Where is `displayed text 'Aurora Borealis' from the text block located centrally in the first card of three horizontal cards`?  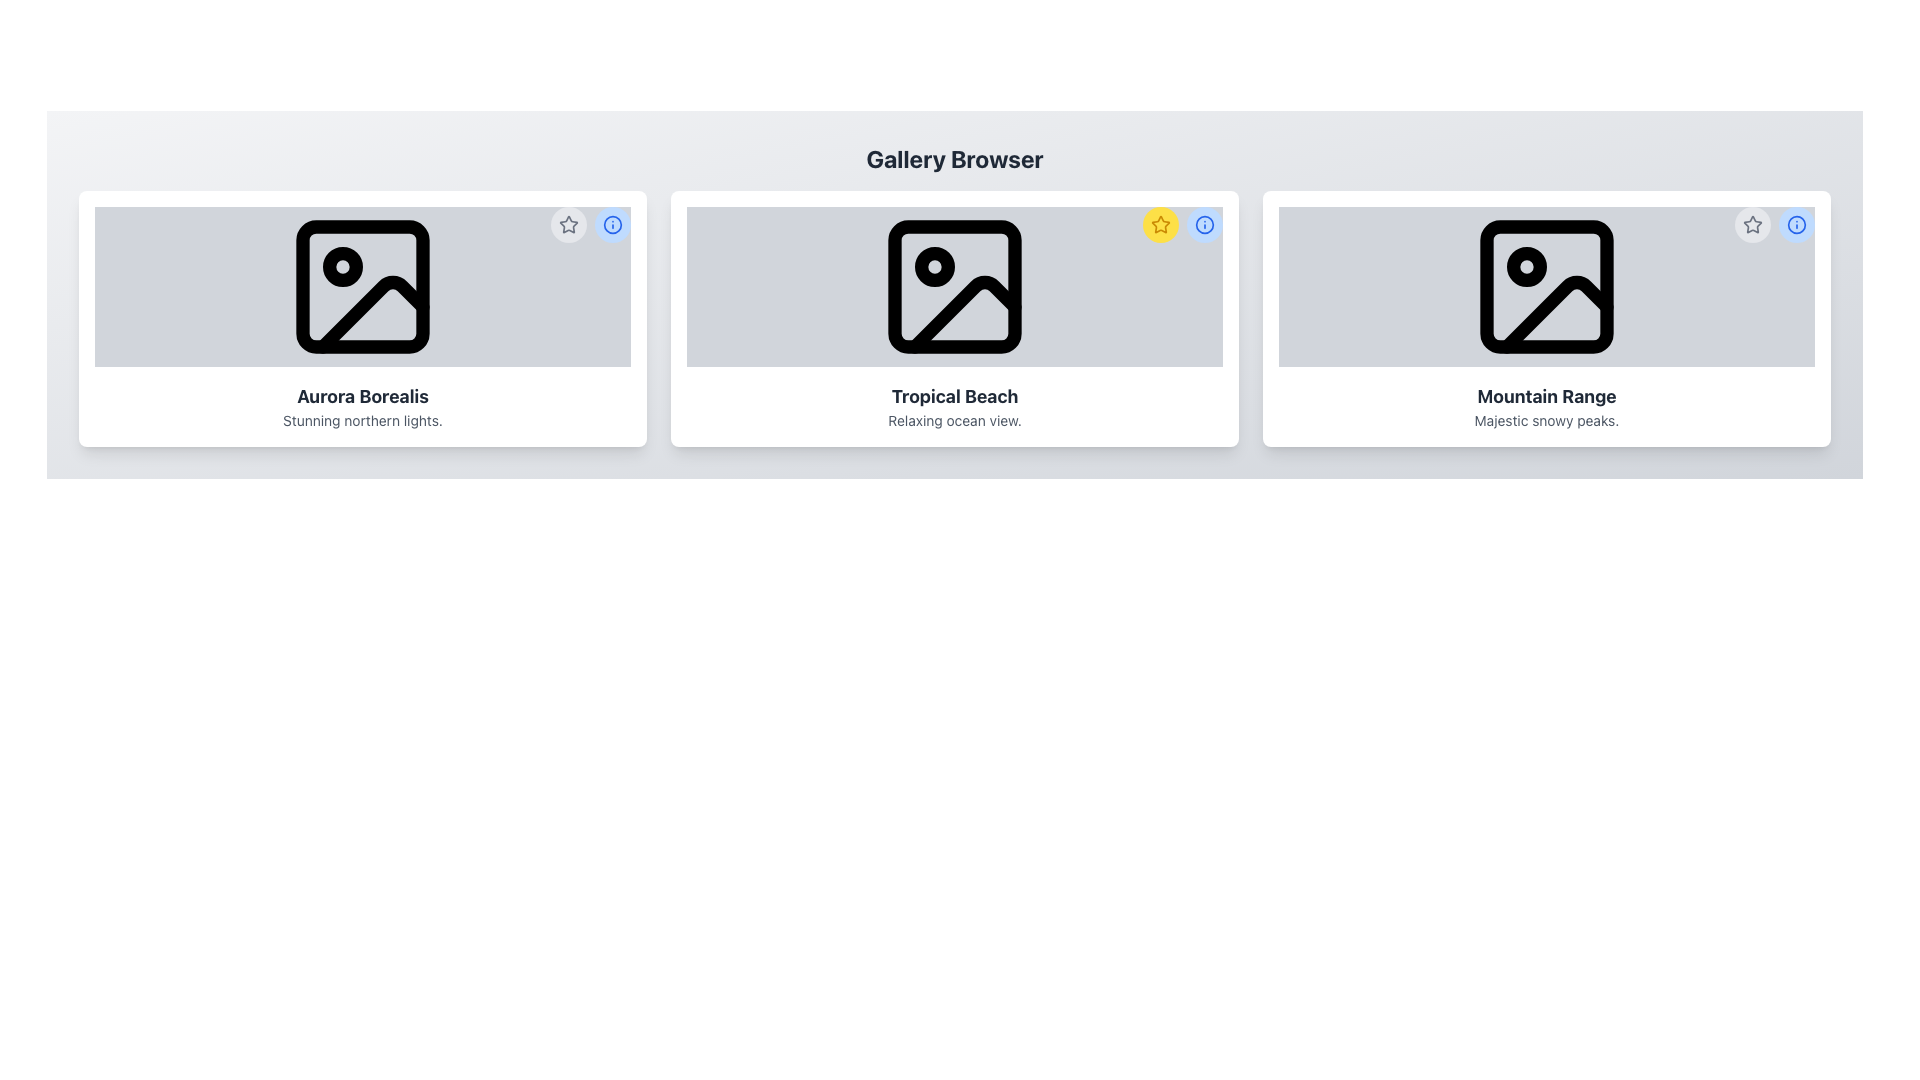 displayed text 'Aurora Borealis' from the text block located centrally in the first card of three horizontal cards is located at coordinates (363, 406).